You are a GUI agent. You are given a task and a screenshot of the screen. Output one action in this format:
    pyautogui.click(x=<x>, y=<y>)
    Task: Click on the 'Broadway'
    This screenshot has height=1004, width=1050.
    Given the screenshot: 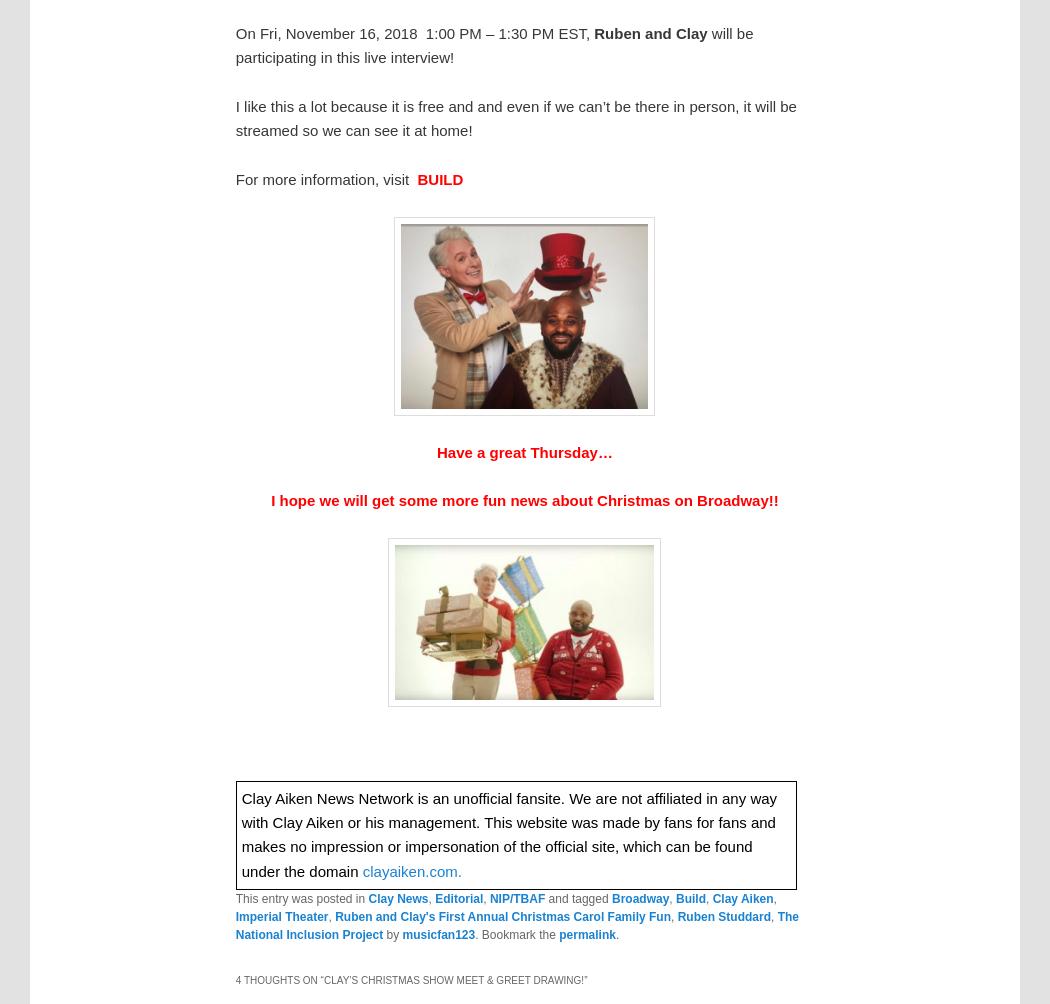 What is the action you would take?
    pyautogui.click(x=638, y=897)
    